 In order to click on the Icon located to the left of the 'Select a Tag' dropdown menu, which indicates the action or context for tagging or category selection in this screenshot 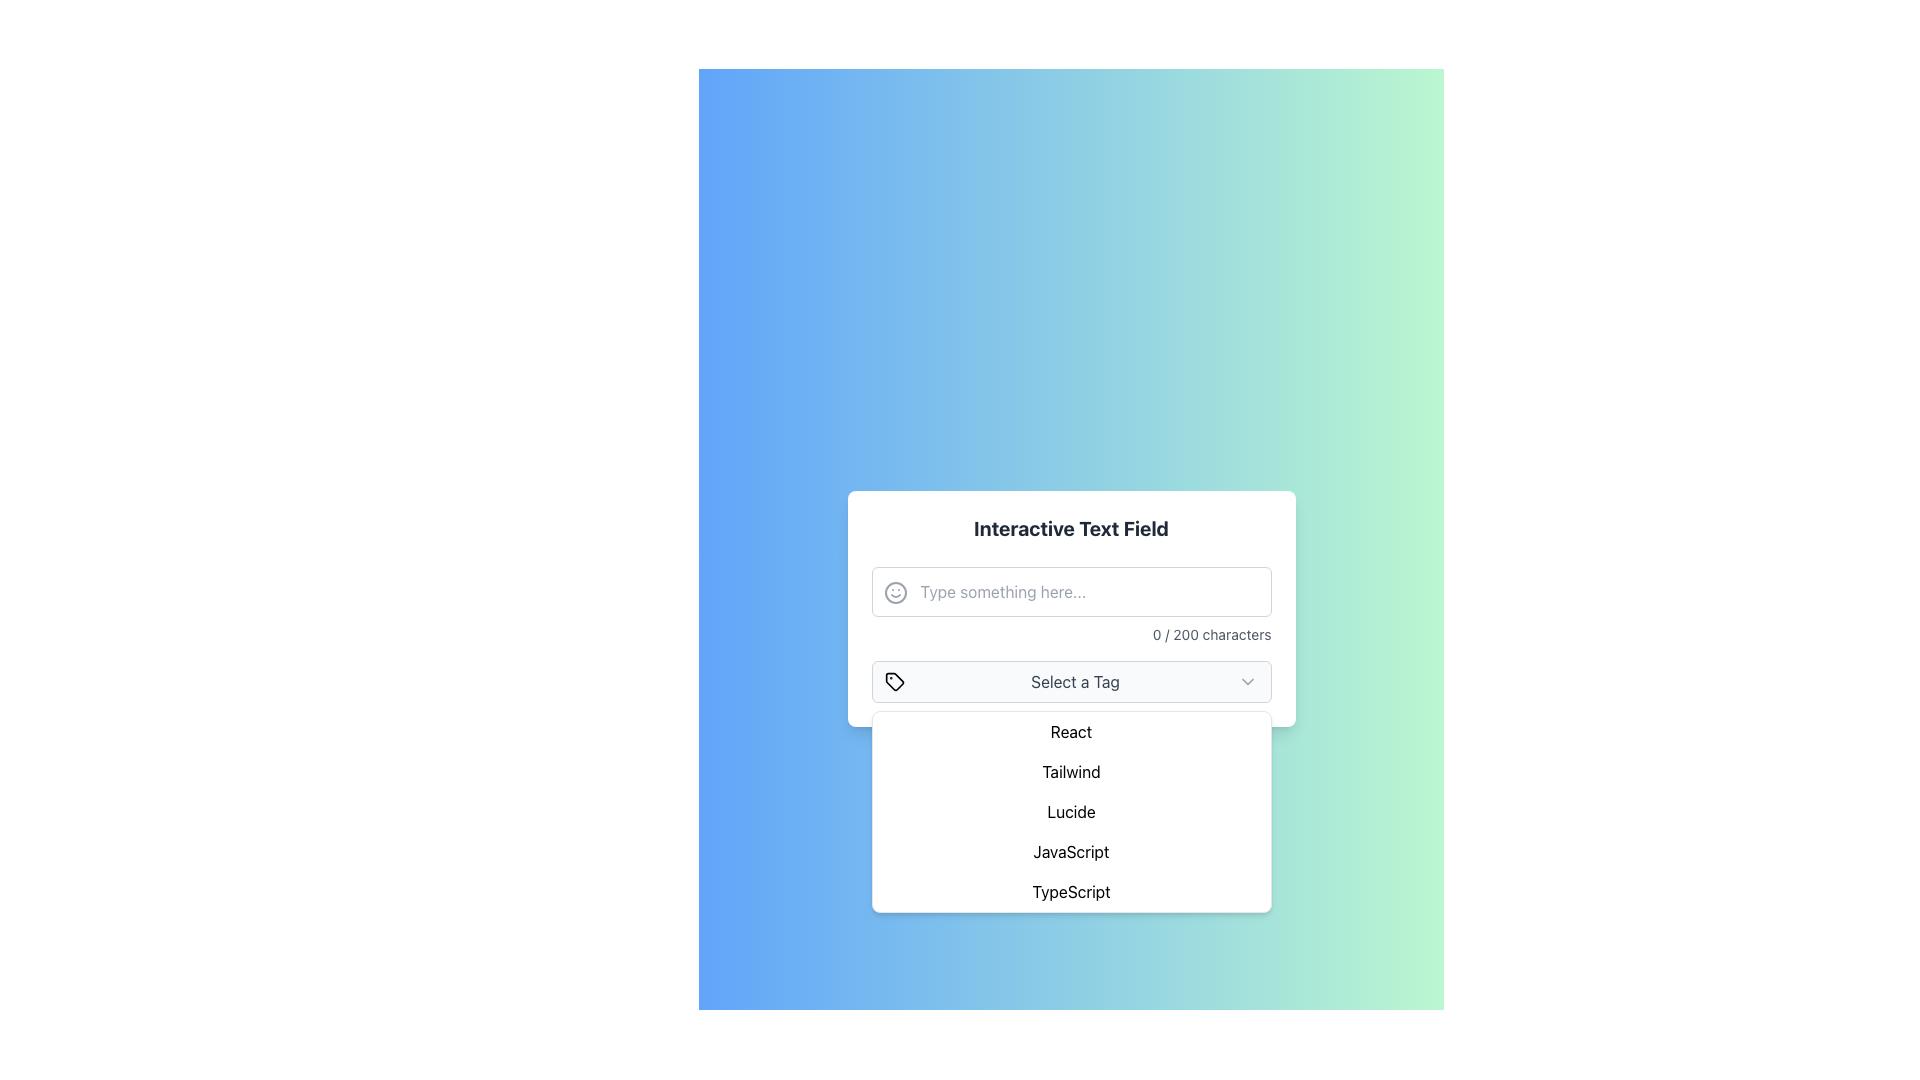, I will do `click(893, 681)`.